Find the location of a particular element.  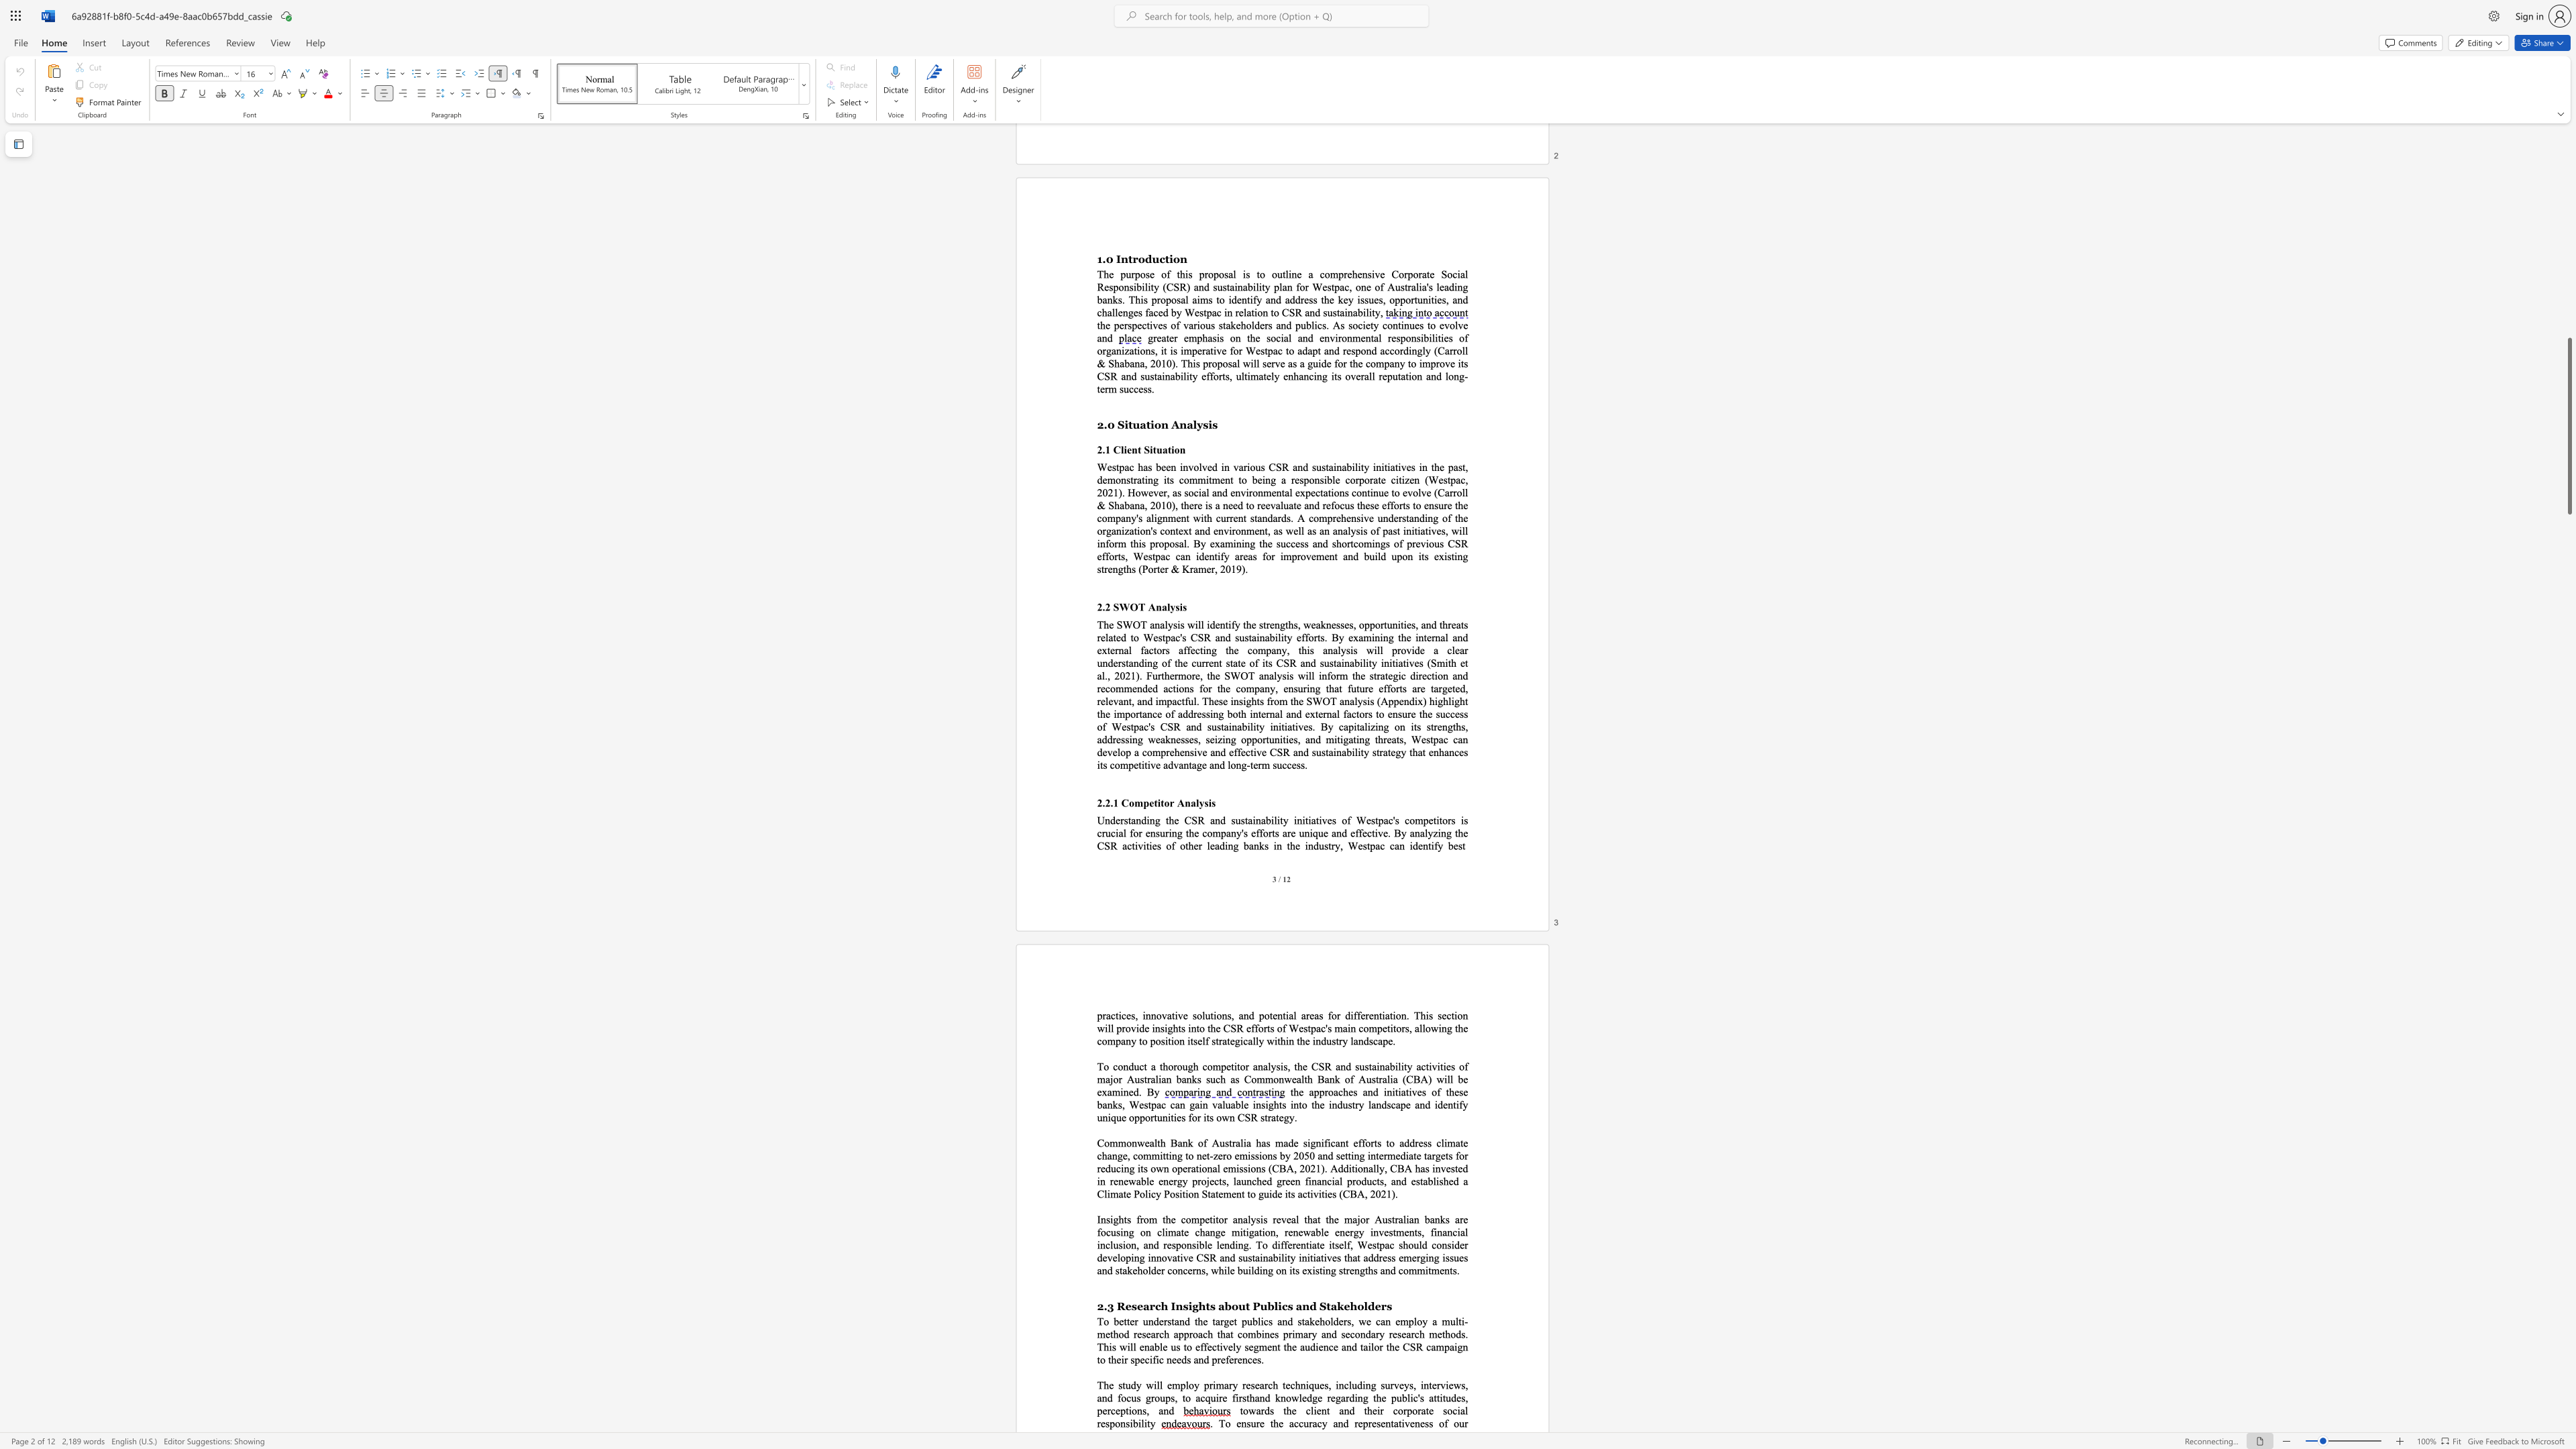

the 1th character "o" in the text is located at coordinates (1130, 802).